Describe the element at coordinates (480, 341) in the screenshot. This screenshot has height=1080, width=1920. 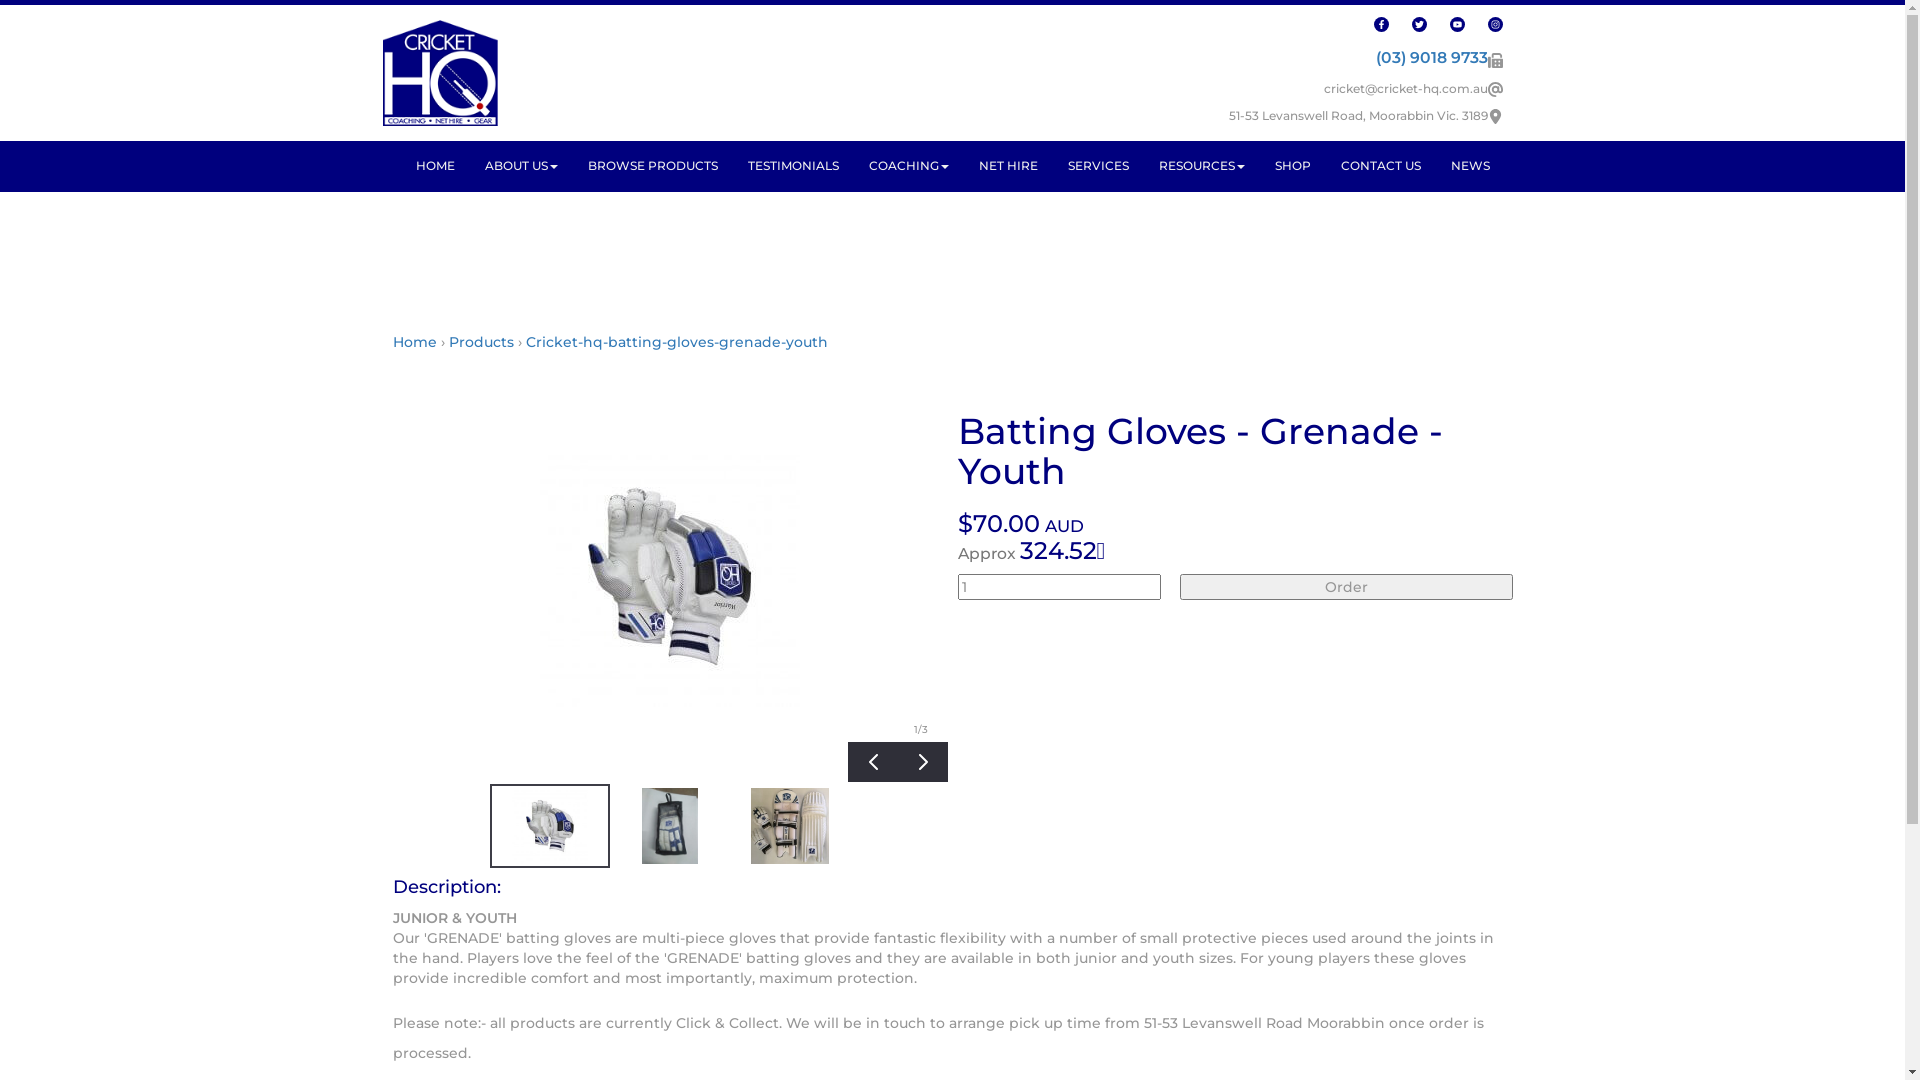
I see `'Products'` at that location.